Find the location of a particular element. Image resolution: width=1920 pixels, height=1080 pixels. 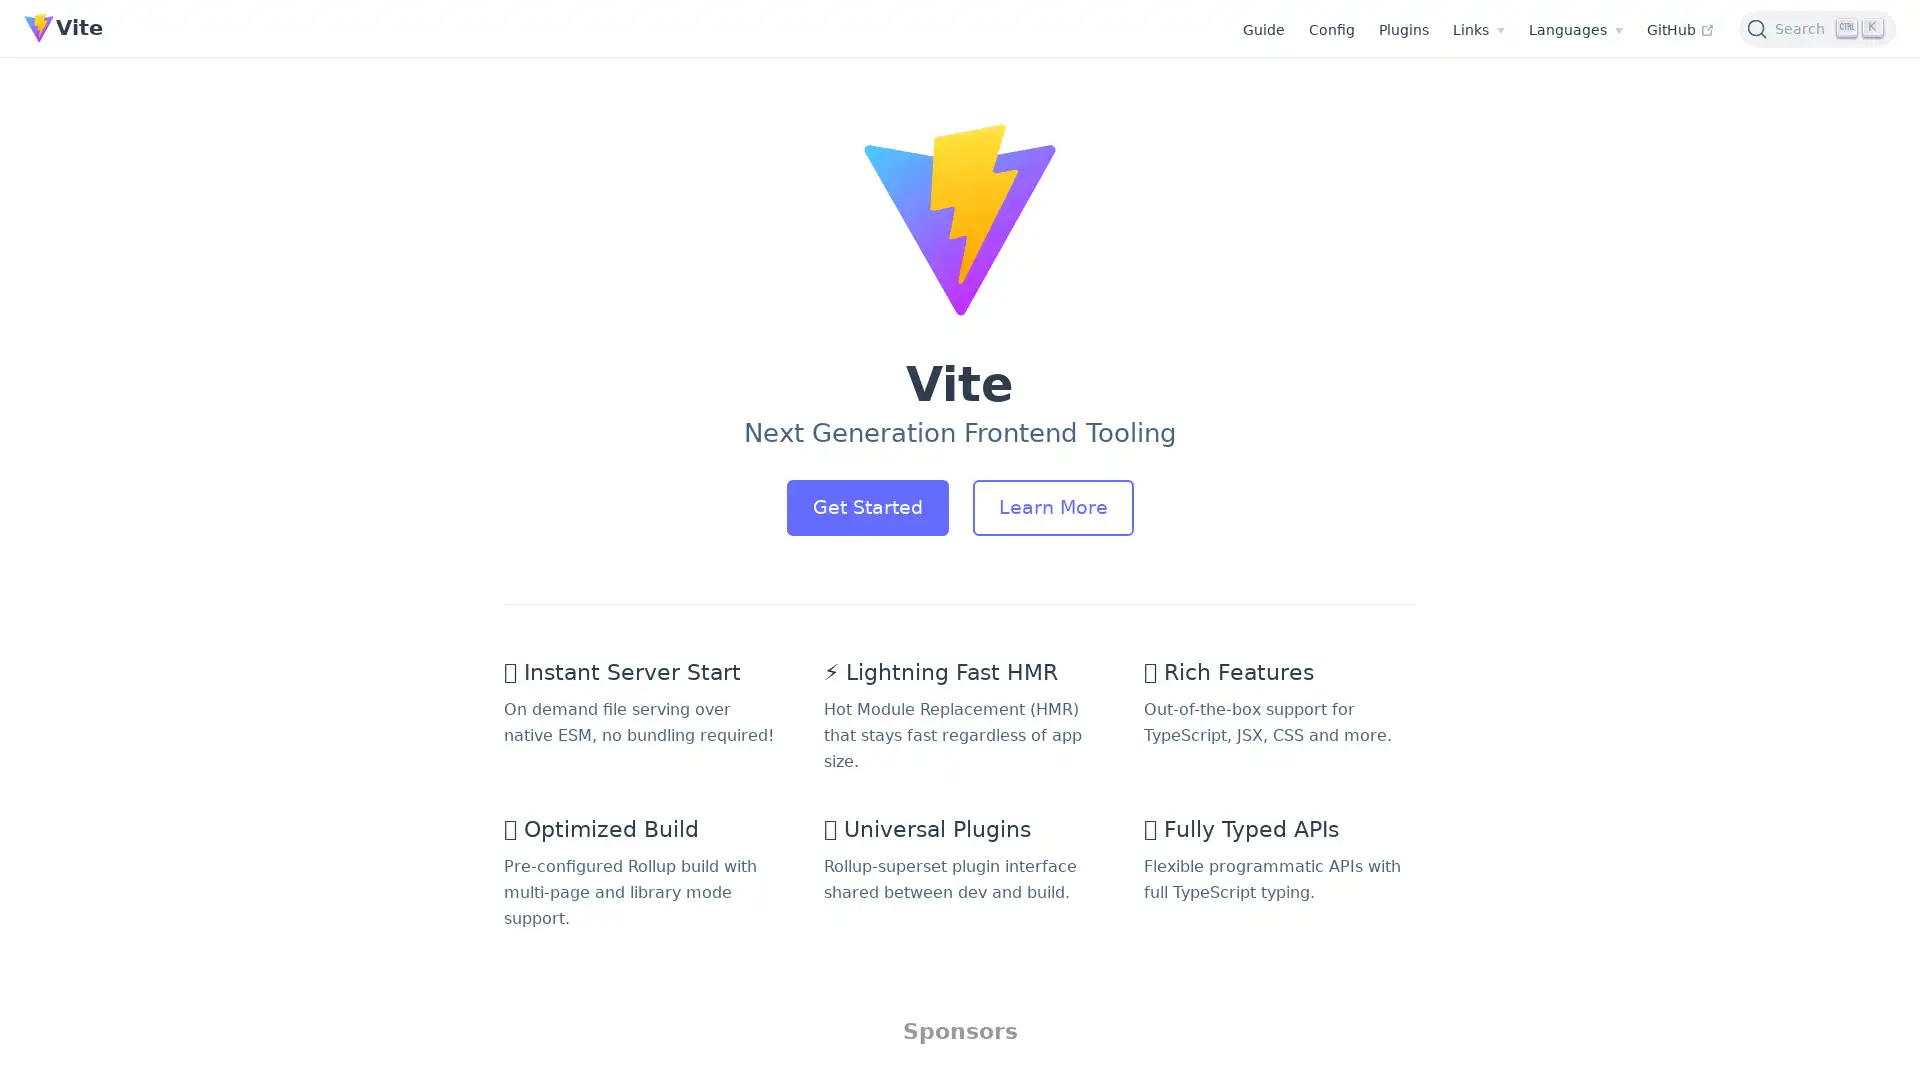

Languages is located at coordinates (1574, 30).